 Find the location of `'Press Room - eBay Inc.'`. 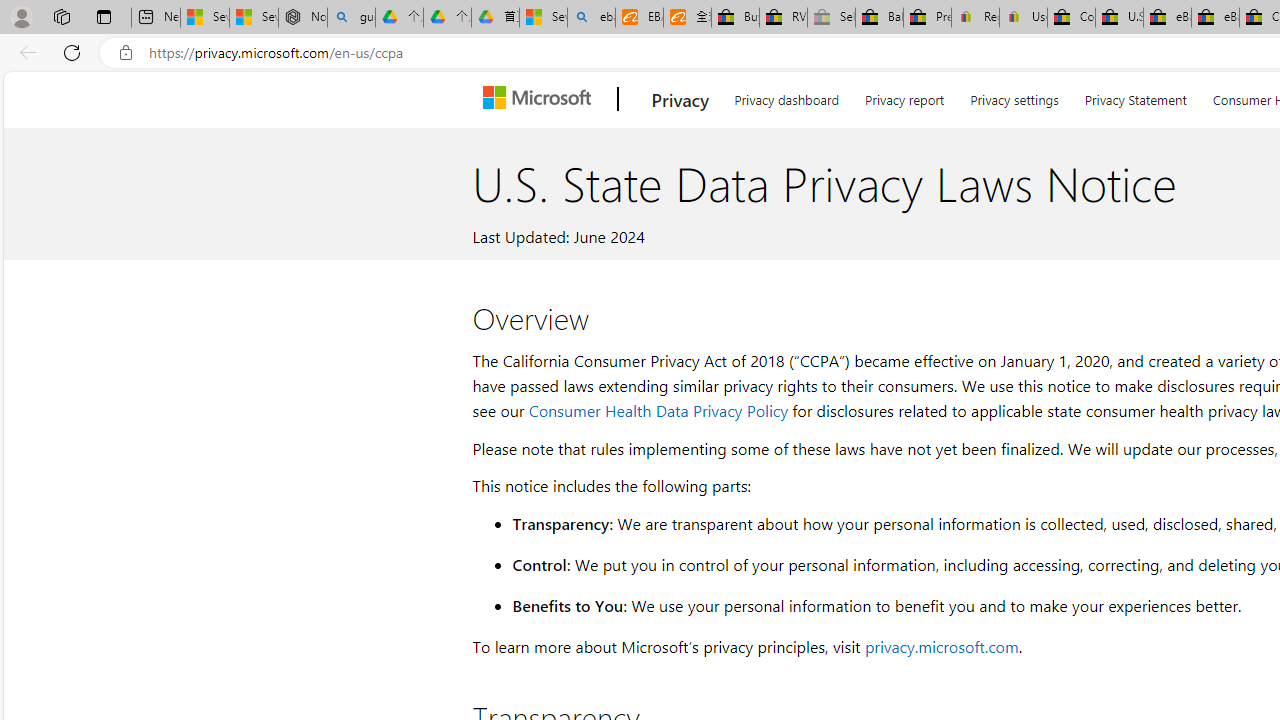

'Press Room - eBay Inc.' is located at coordinates (926, 17).